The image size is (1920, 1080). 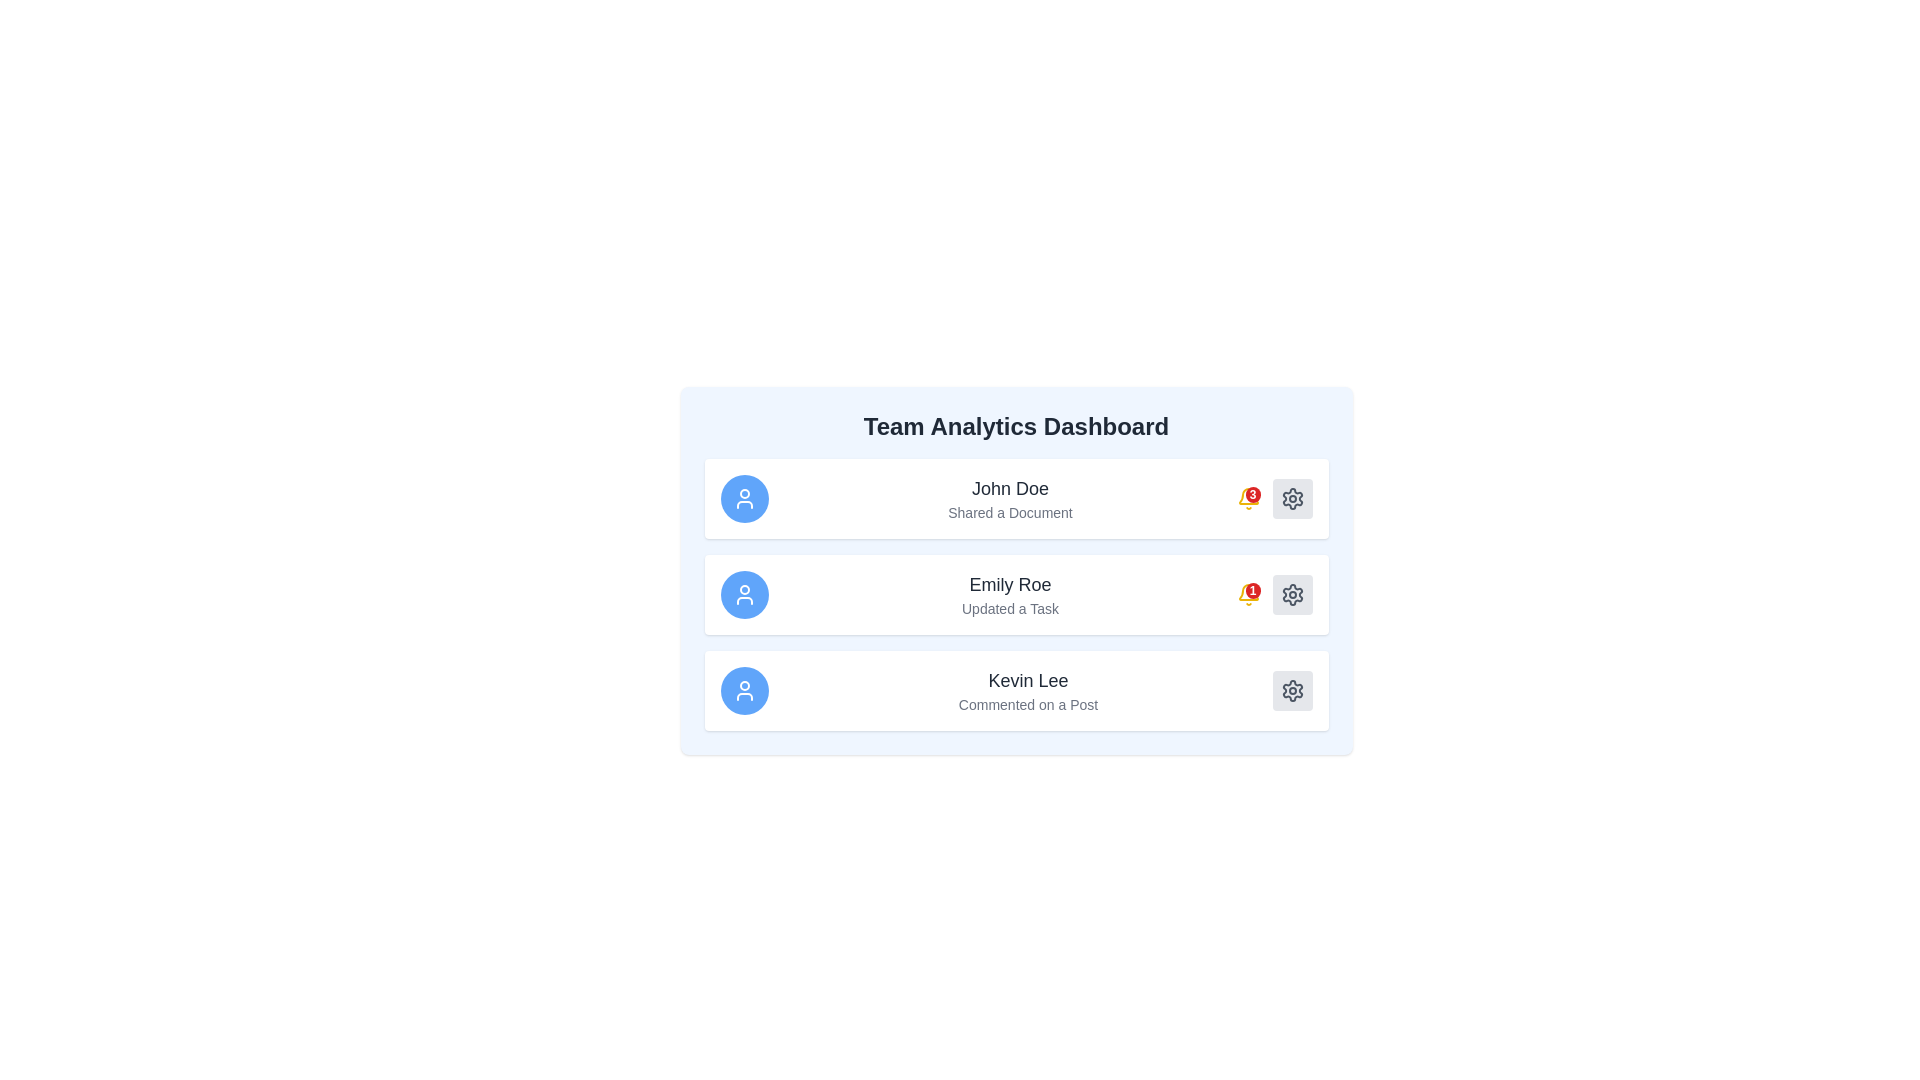 I want to click on the user profile icon, which is a white silhouette on a circular blue background, located on the far left of the first row in a user details list, so click(x=743, y=497).